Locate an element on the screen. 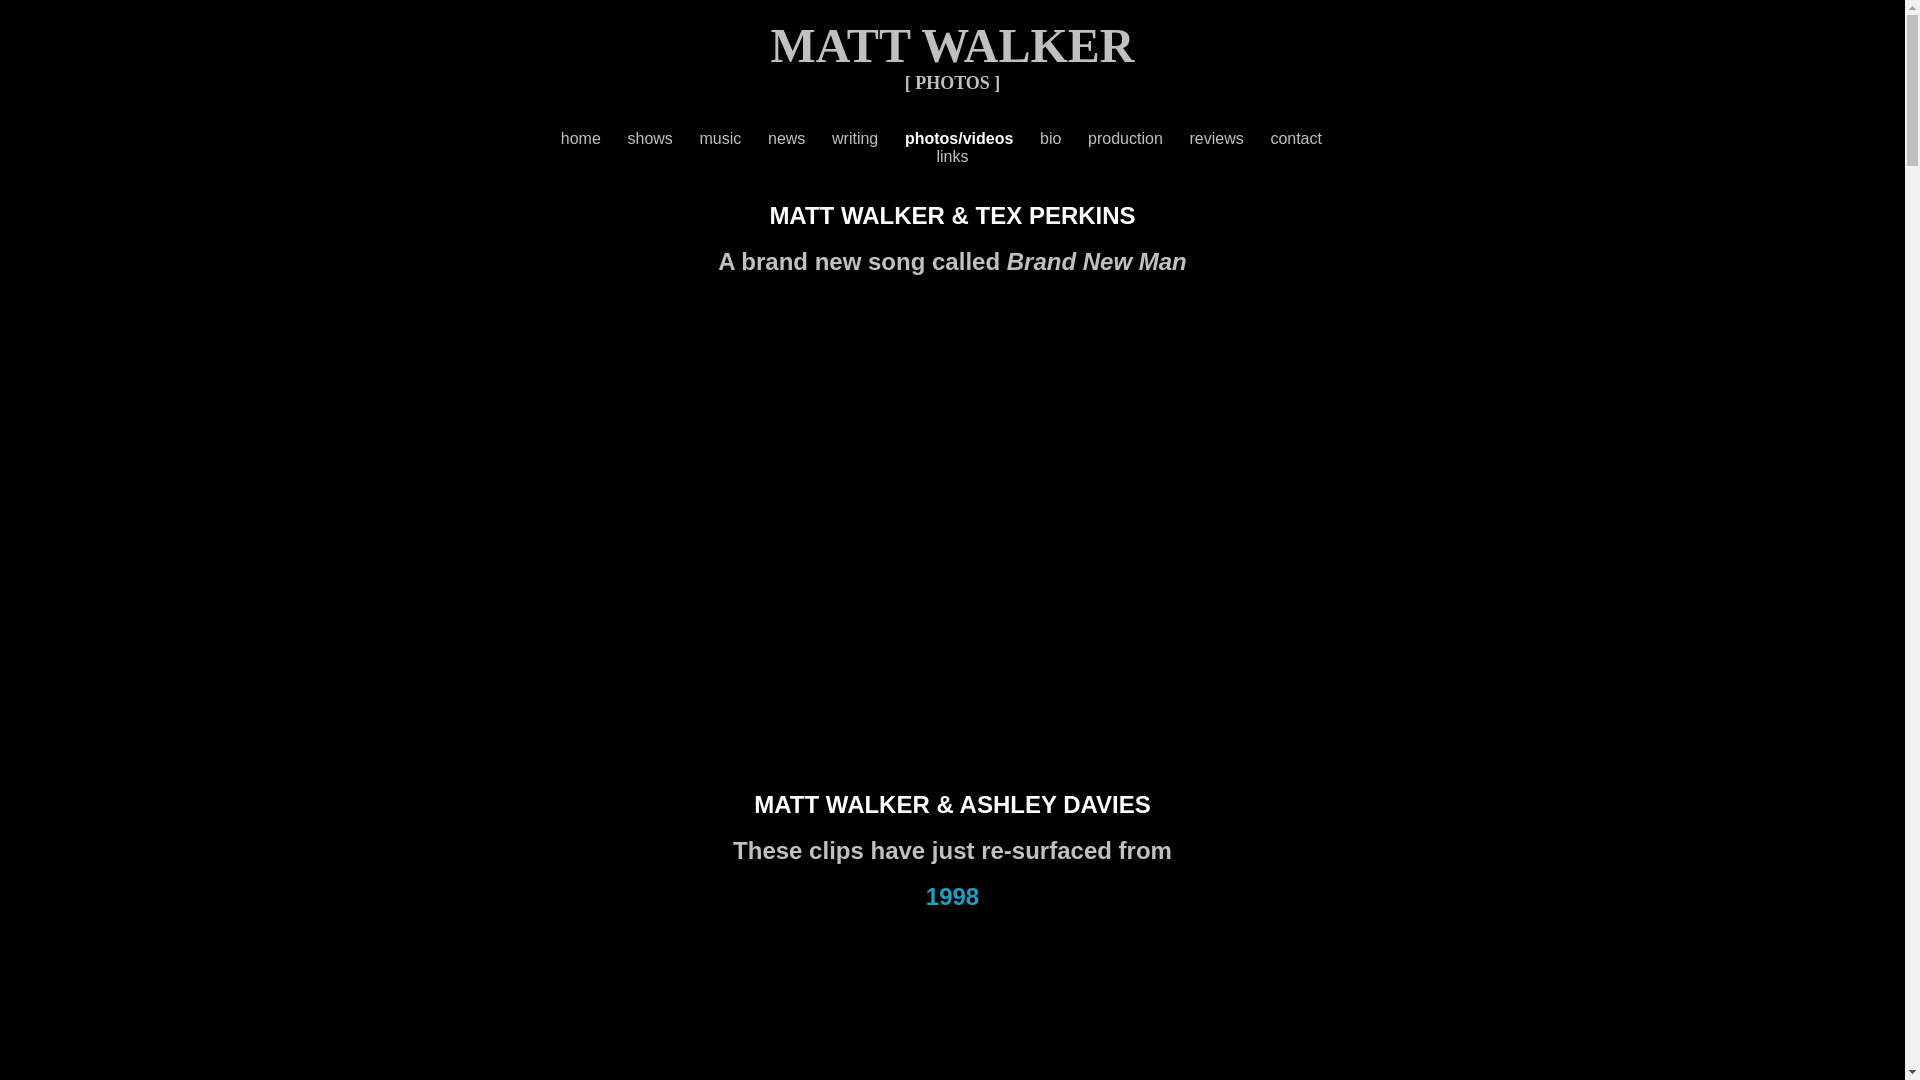 The image size is (1920, 1080). 'writing     ' is located at coordinates (868, 137).